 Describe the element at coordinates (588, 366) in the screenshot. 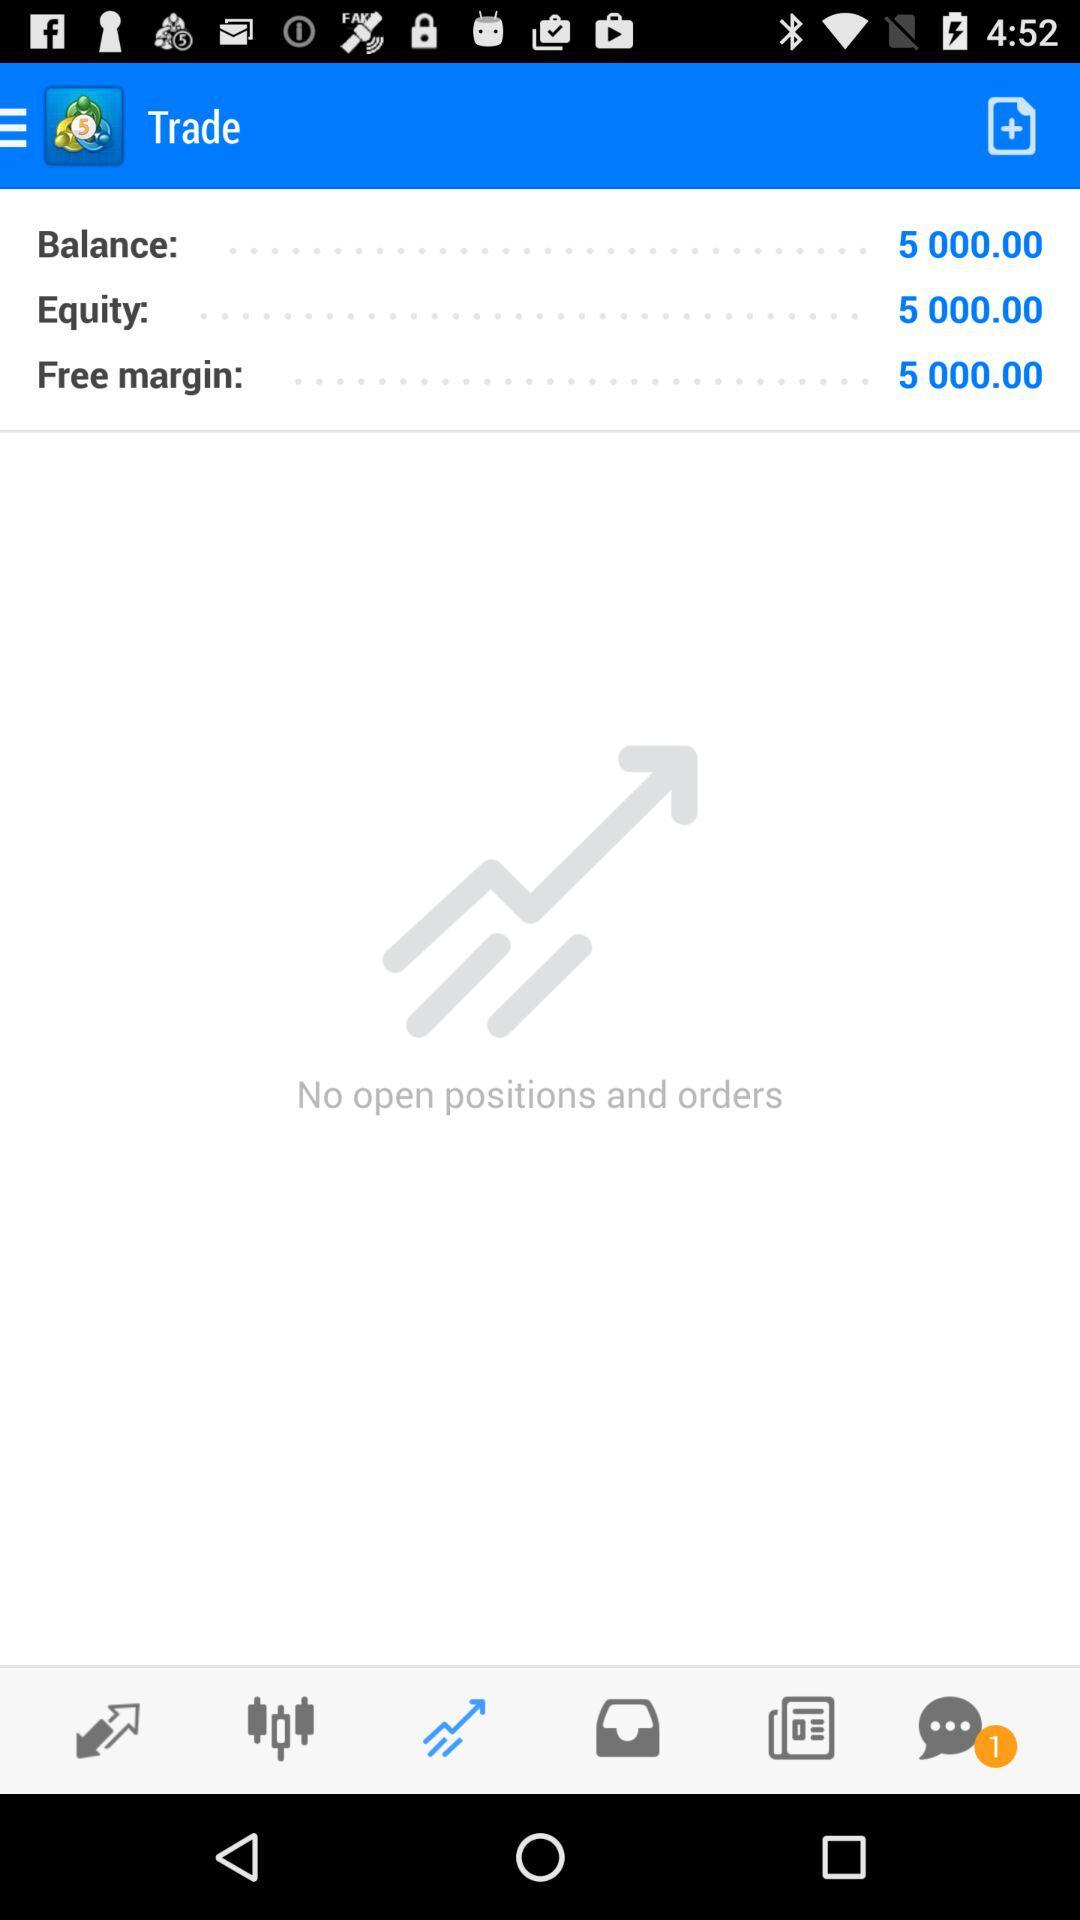

I see `the item below the 5 000.00 icon` at that location.